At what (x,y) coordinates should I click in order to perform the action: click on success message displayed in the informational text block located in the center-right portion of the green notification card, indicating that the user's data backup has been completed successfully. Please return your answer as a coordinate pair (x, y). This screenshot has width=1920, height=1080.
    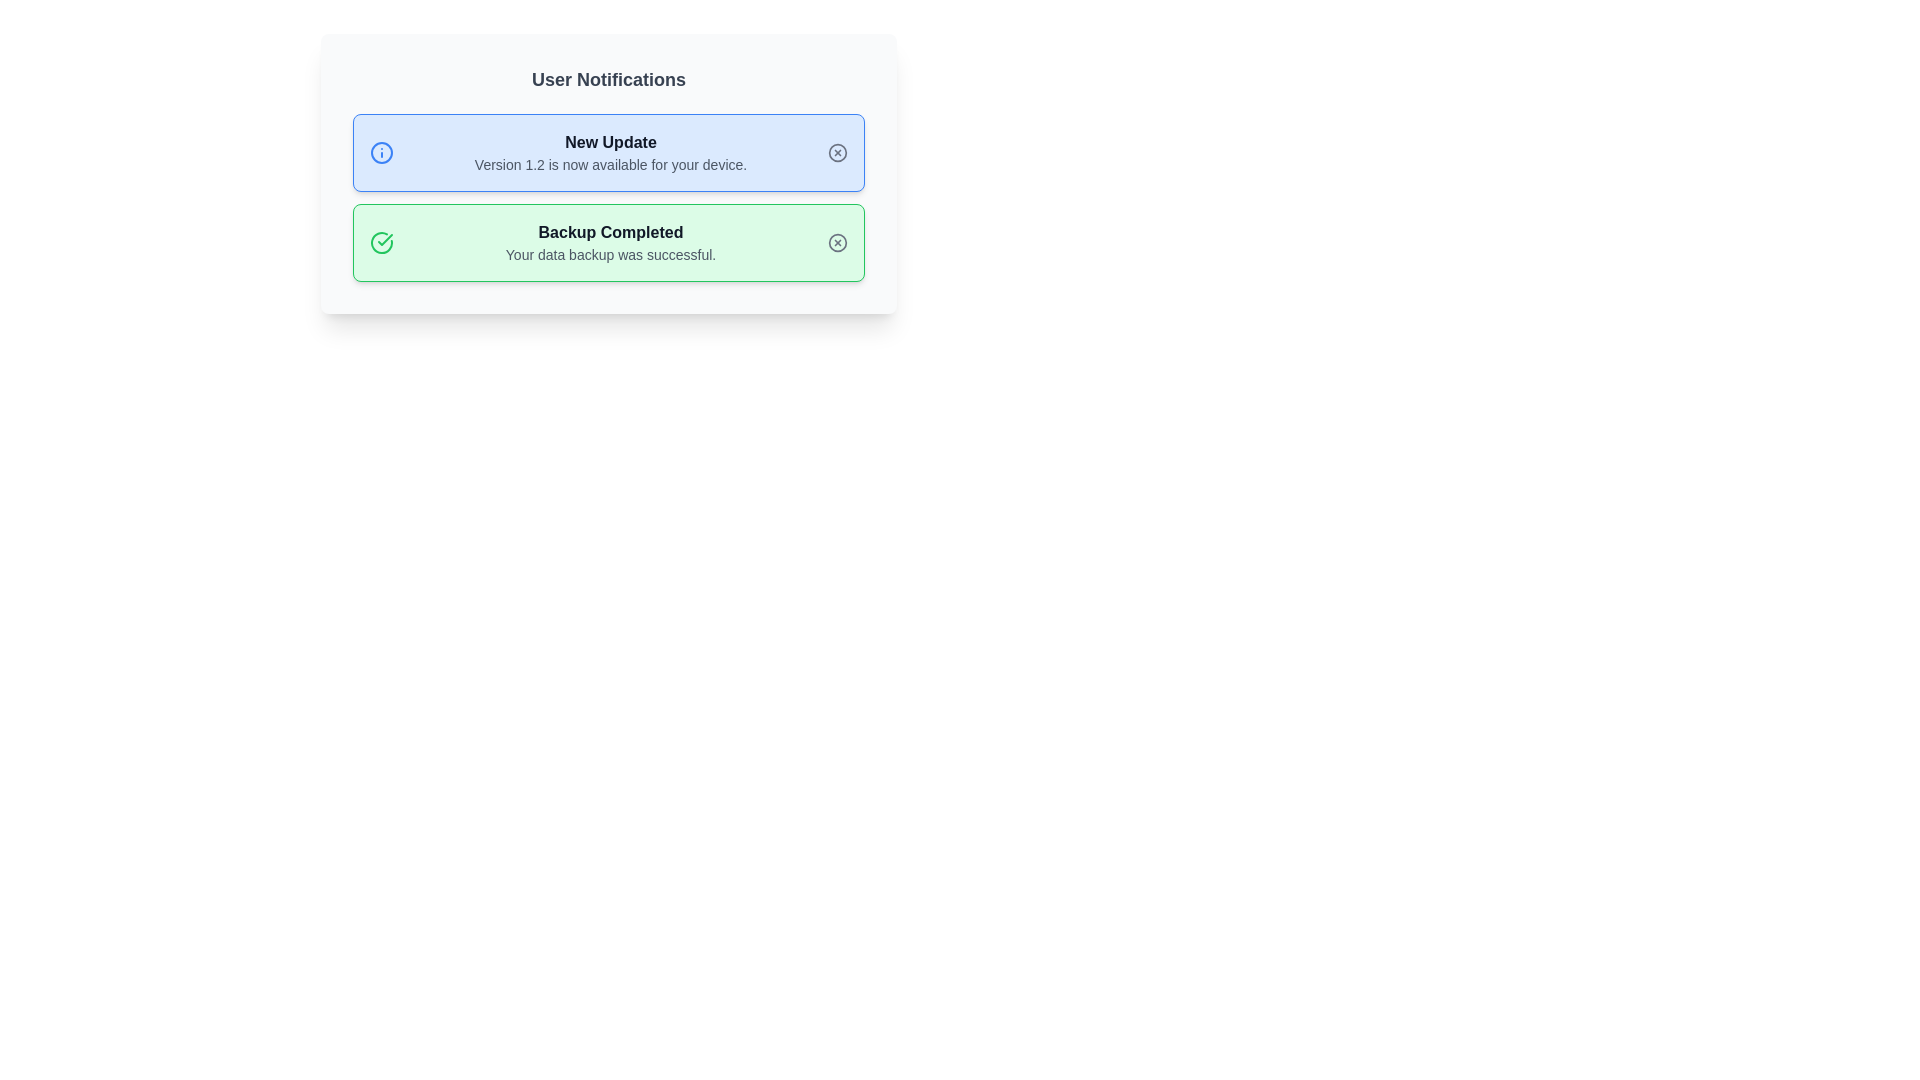
    Looking at the image, I should click on (609, 242).